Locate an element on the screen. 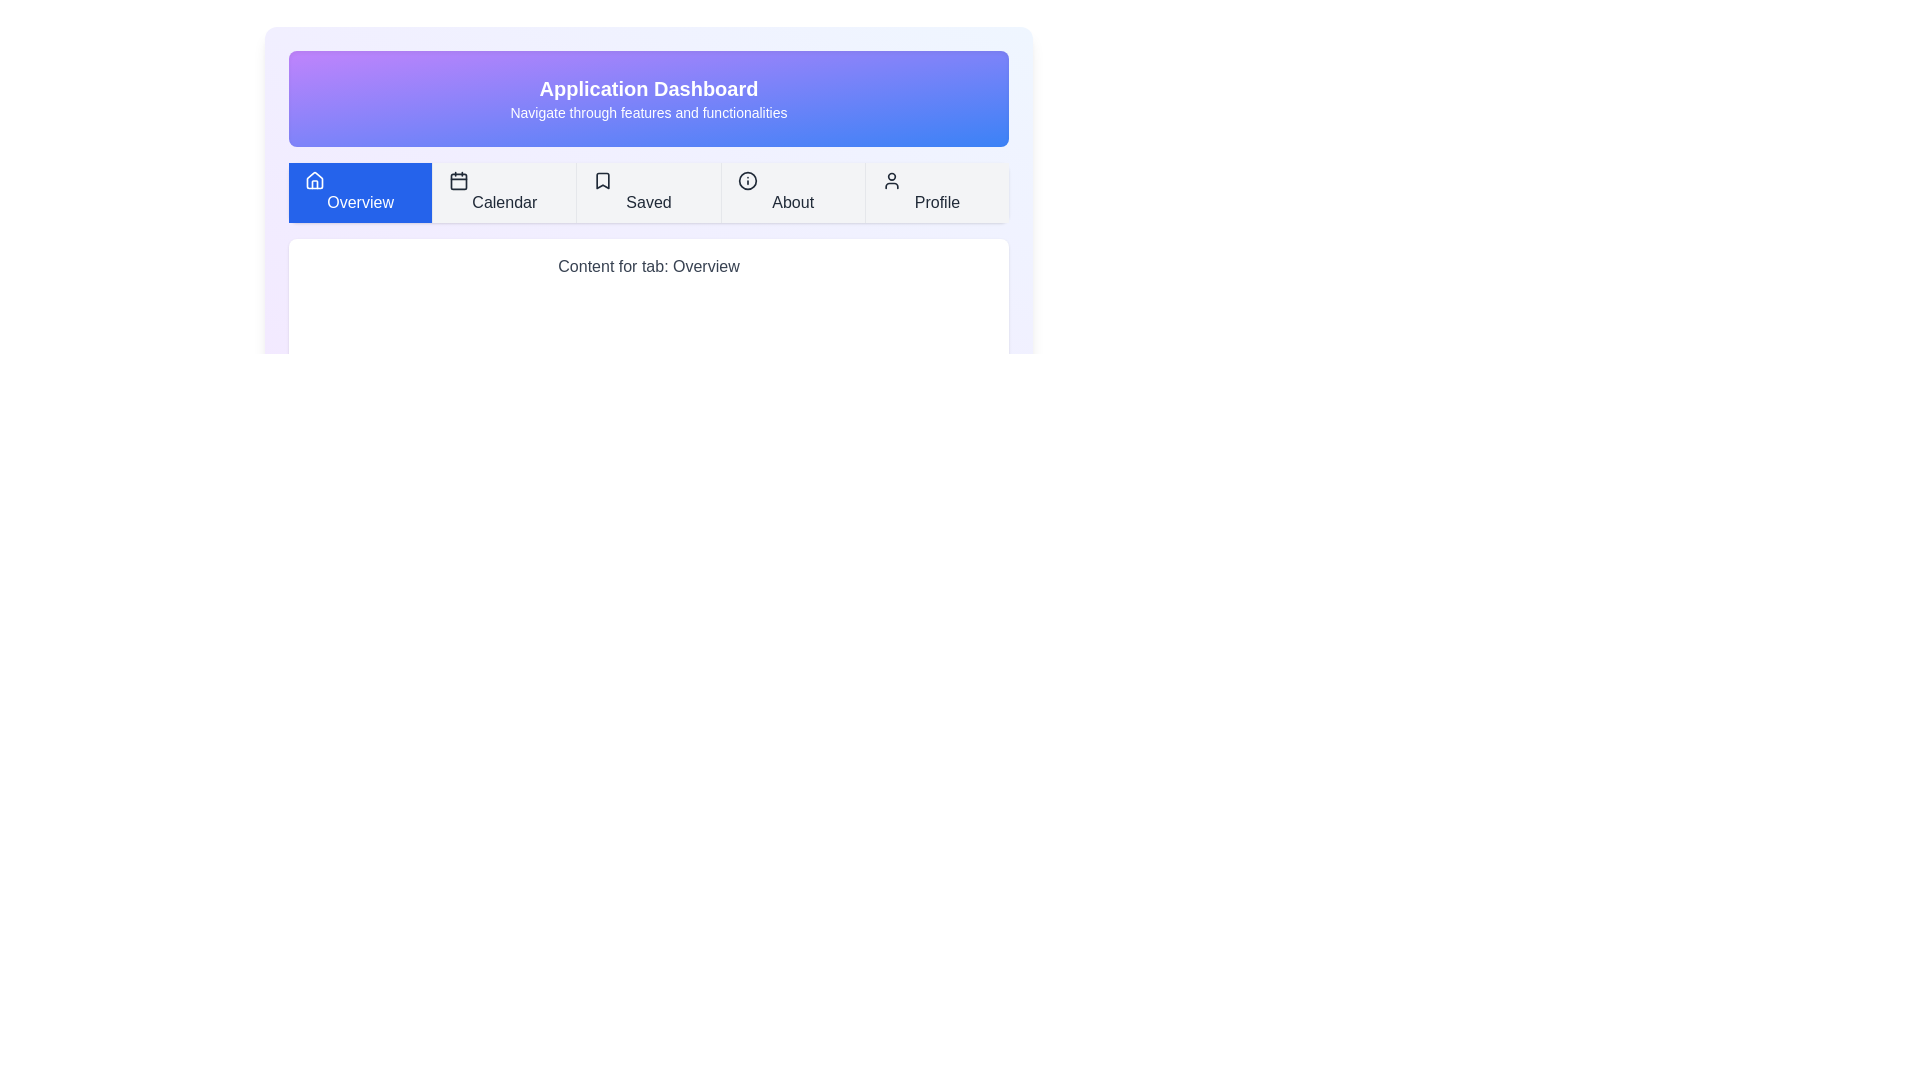  the 'Saved' tab in the tab bar located below the 'Application Dashboard' header is located at coordinates (648, 192).